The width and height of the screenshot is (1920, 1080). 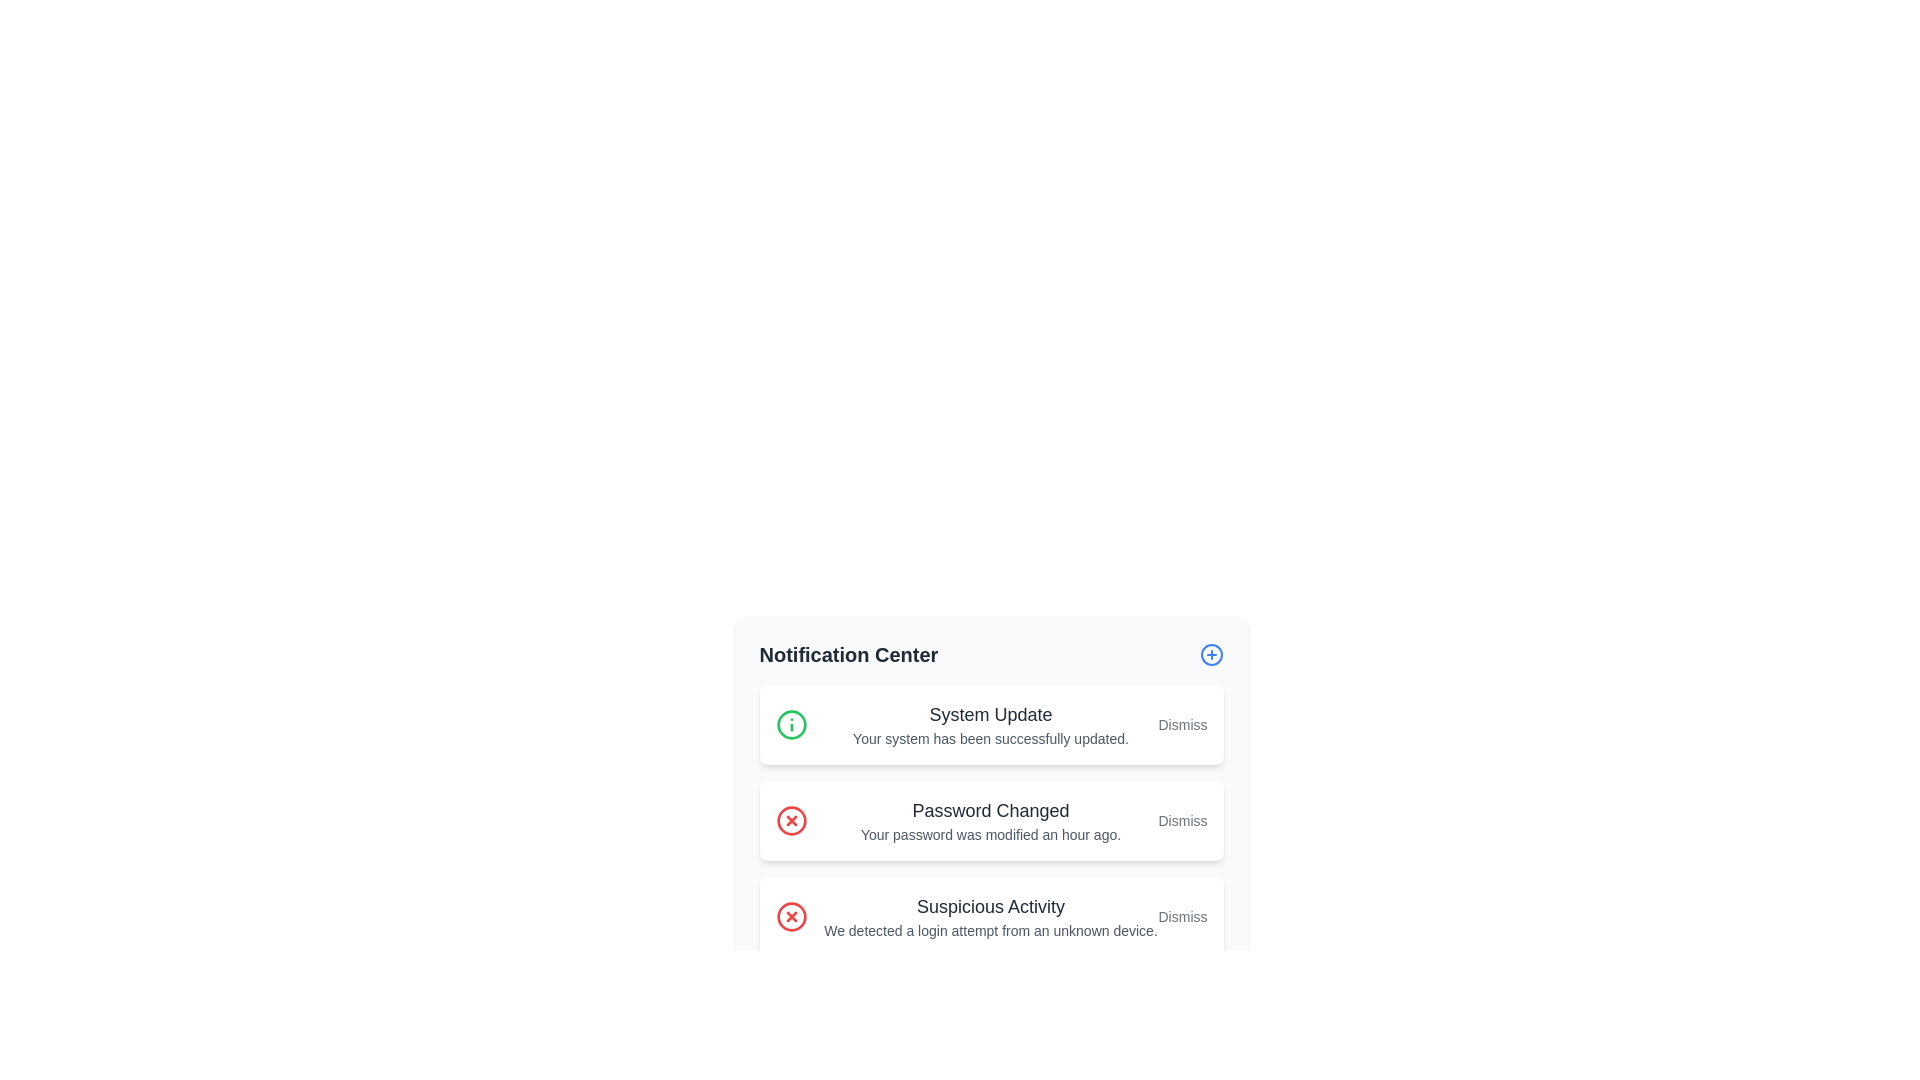 I want to click on the clickable text link styled in light gray font located at the bottom-right corner of the 'Suspicious Activity' notification card, so click(x=1182, y=917).